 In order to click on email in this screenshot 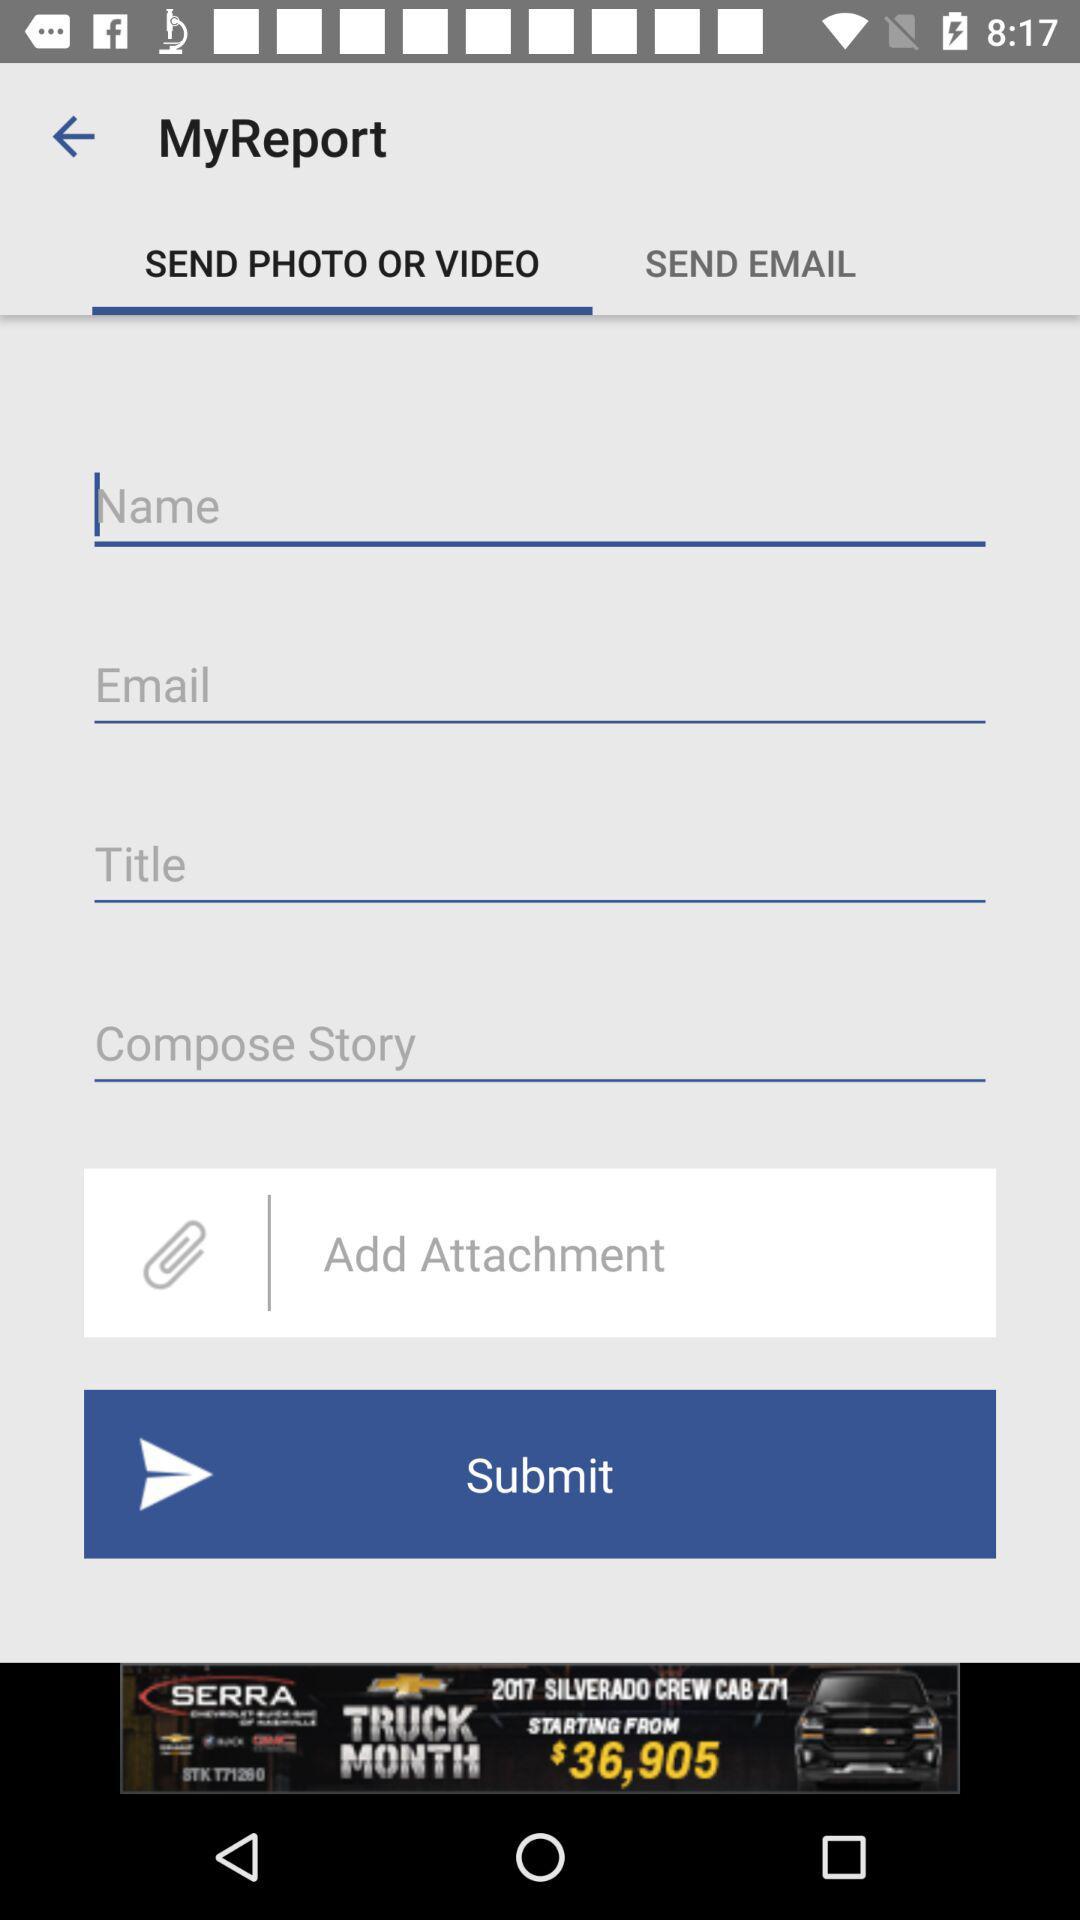, I will do `click(540, 684)`.